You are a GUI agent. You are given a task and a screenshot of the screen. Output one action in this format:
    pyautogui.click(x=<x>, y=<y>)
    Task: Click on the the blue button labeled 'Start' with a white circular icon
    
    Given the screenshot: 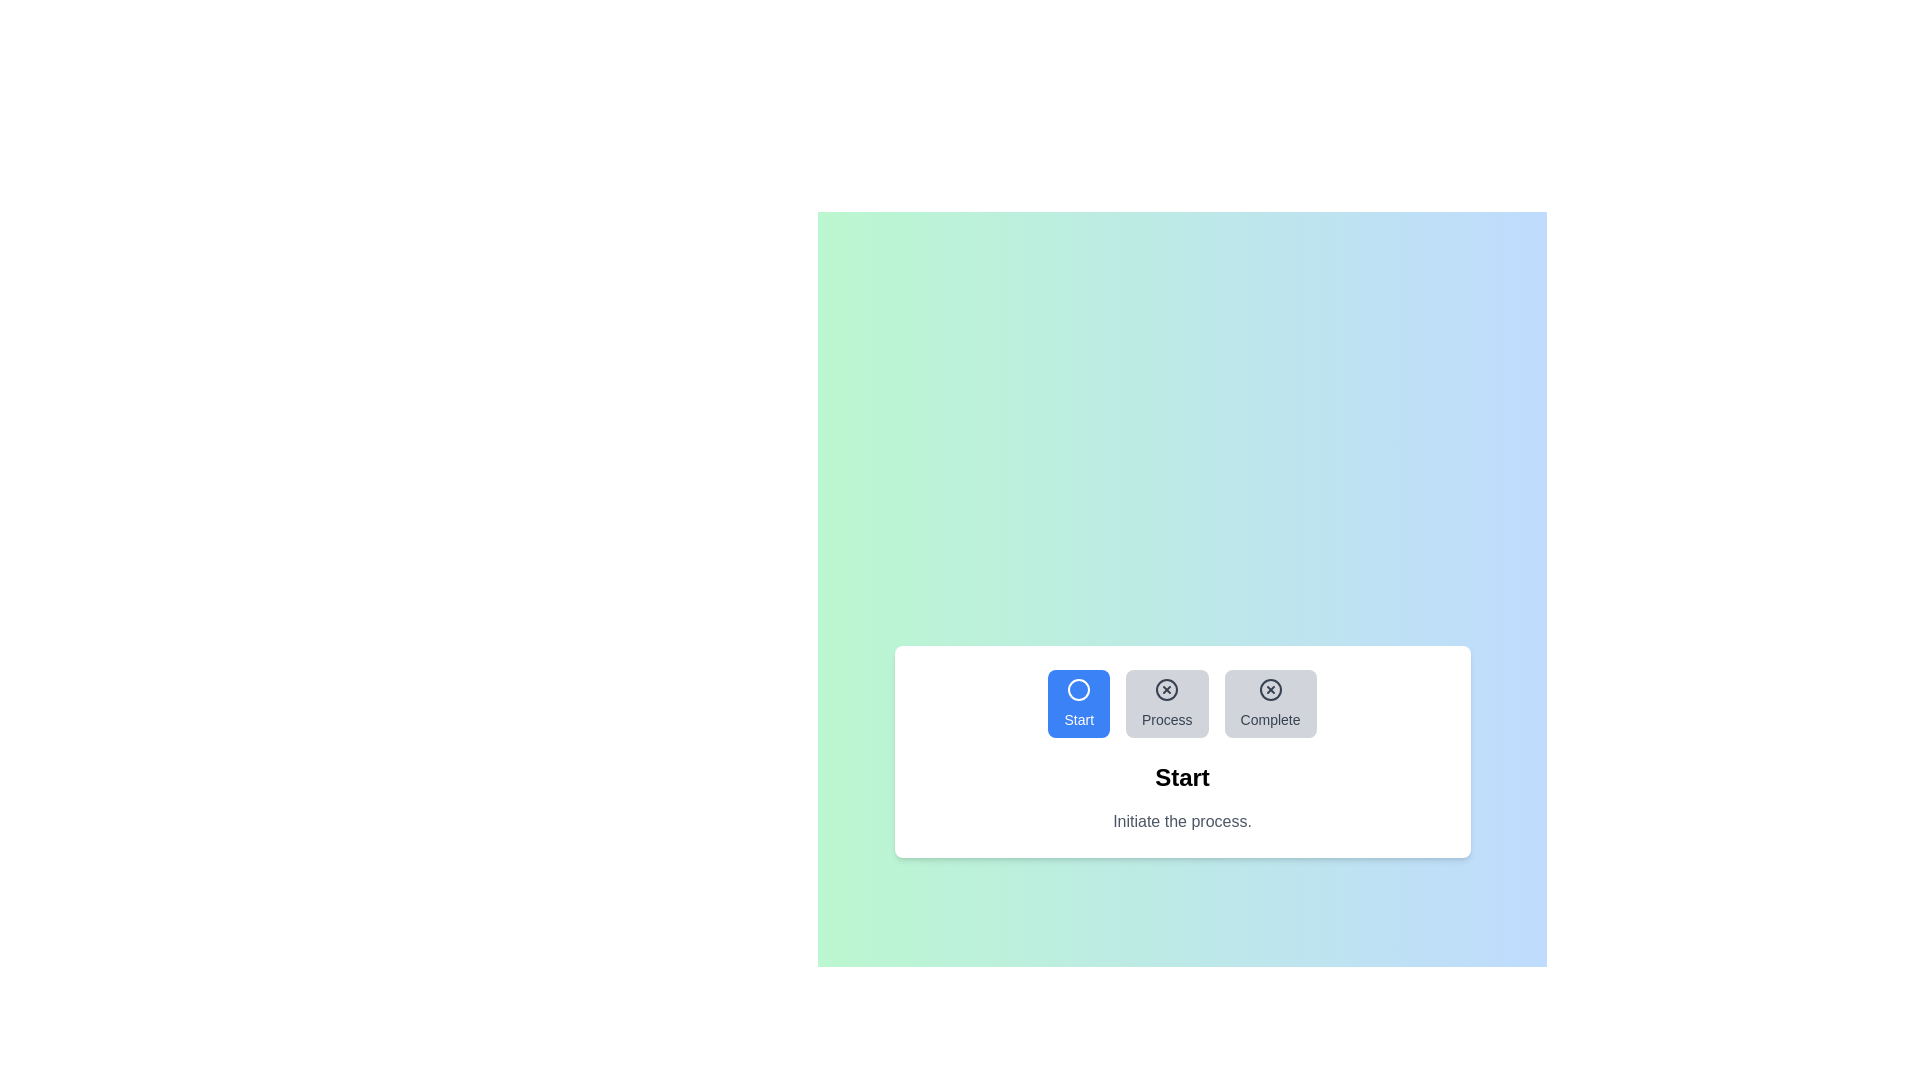 What is the action you would take?
    pyautogui.click(x=1078, y=703)
    